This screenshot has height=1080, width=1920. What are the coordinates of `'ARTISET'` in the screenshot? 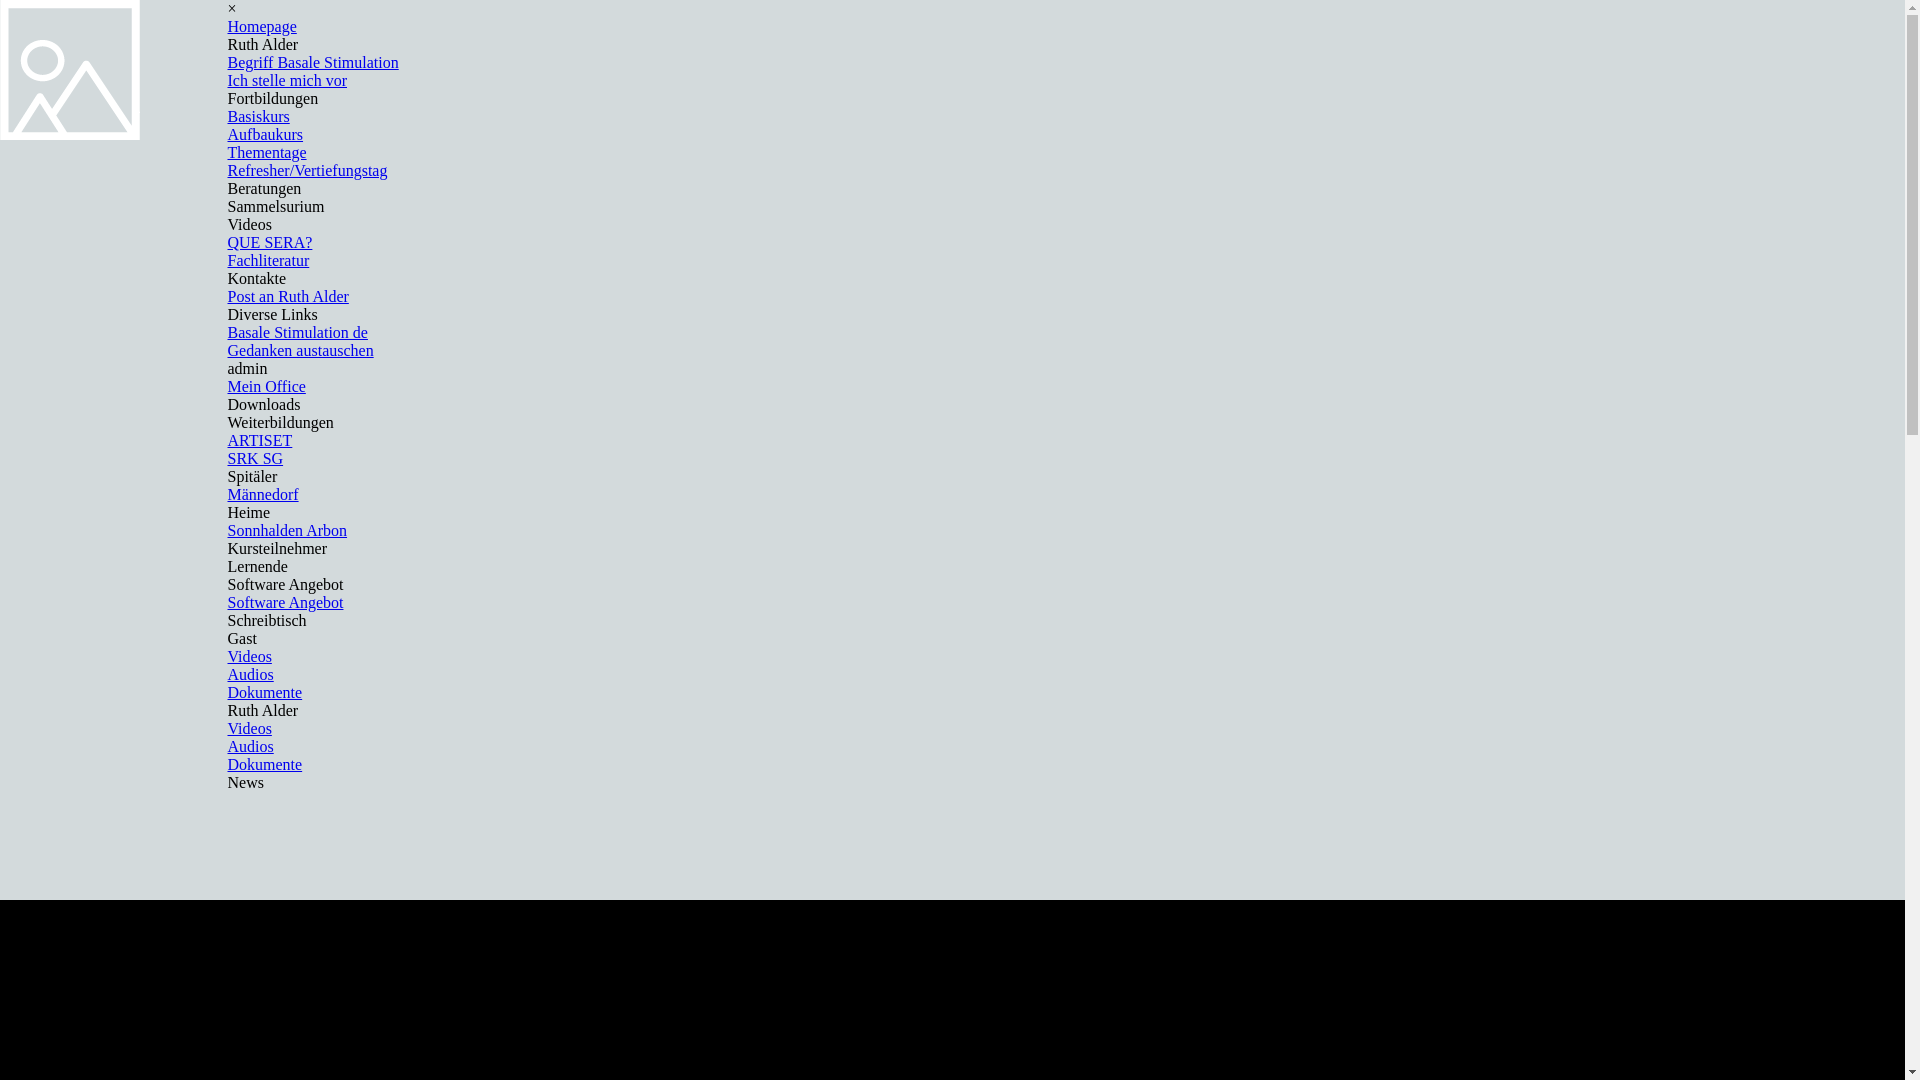 It's located at (259, 439).